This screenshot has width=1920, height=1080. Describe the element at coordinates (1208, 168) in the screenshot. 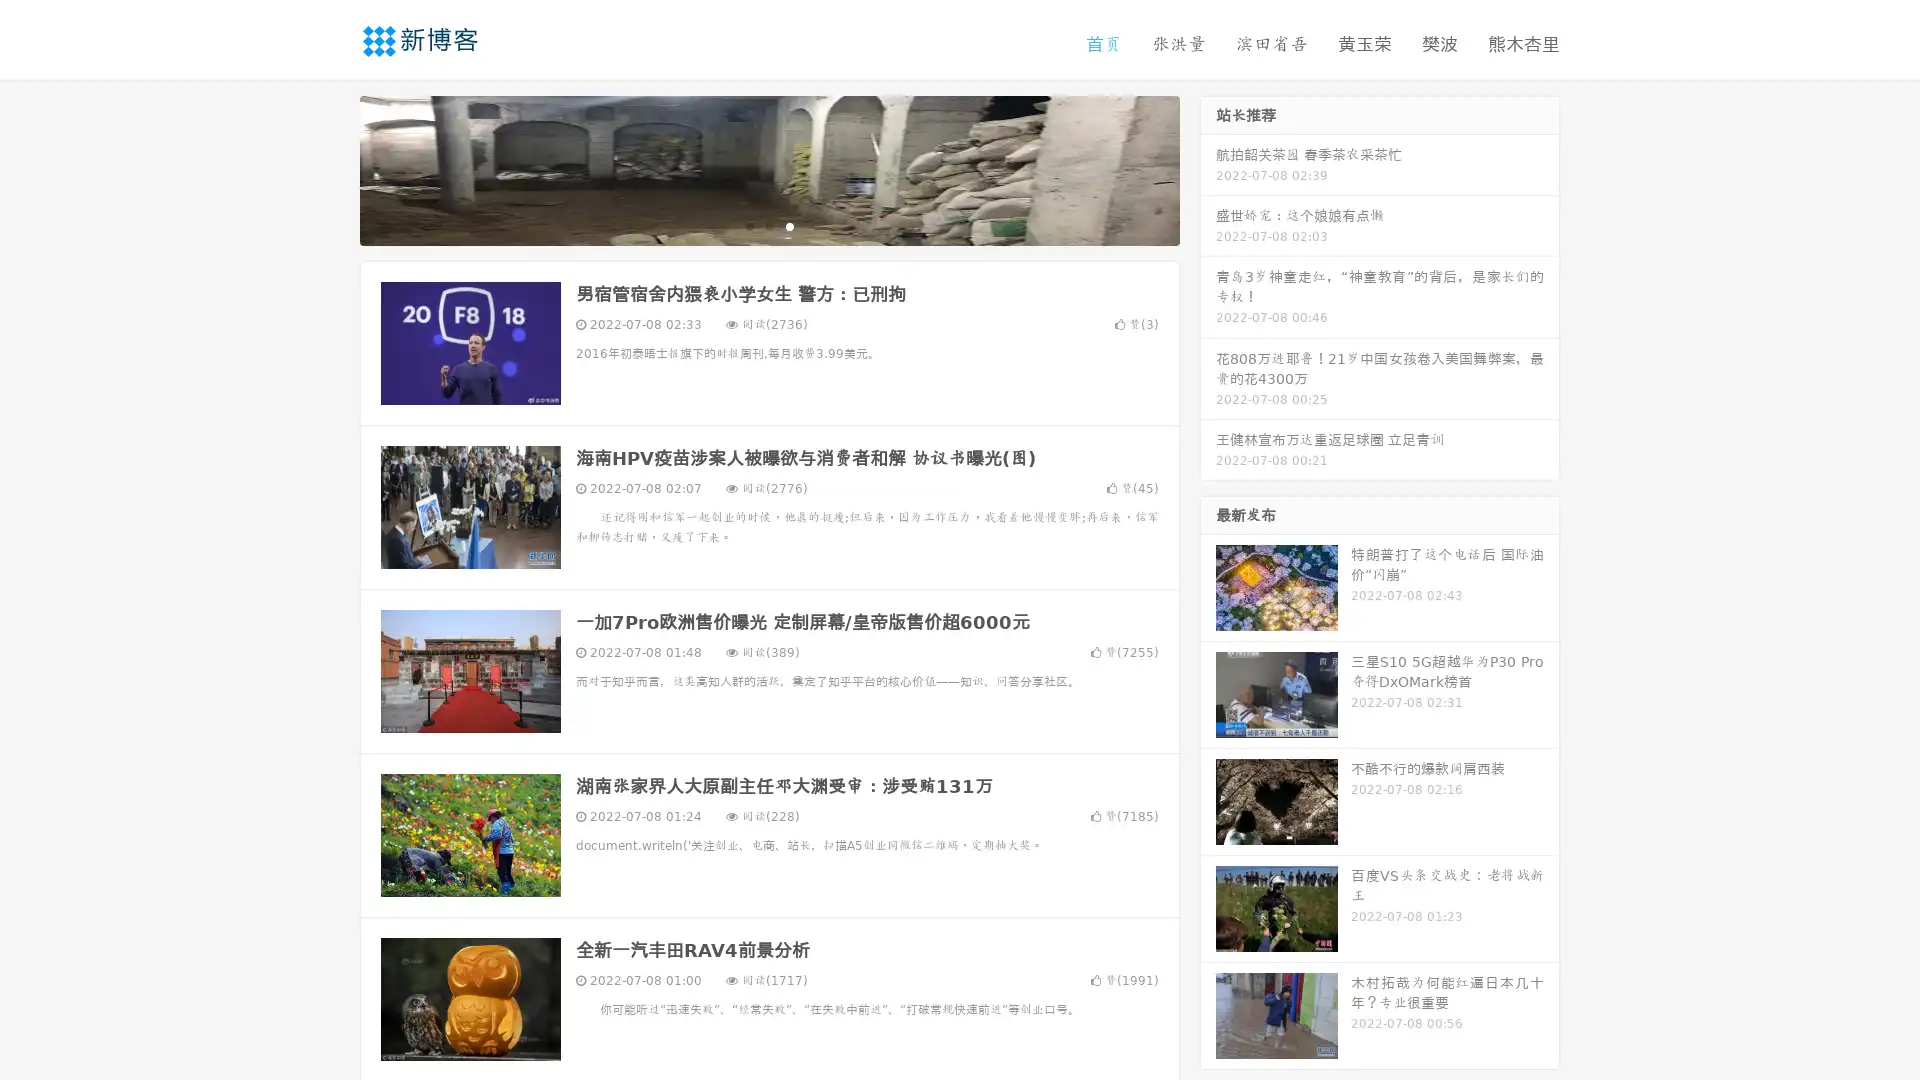

I see `Next slide` at that location.